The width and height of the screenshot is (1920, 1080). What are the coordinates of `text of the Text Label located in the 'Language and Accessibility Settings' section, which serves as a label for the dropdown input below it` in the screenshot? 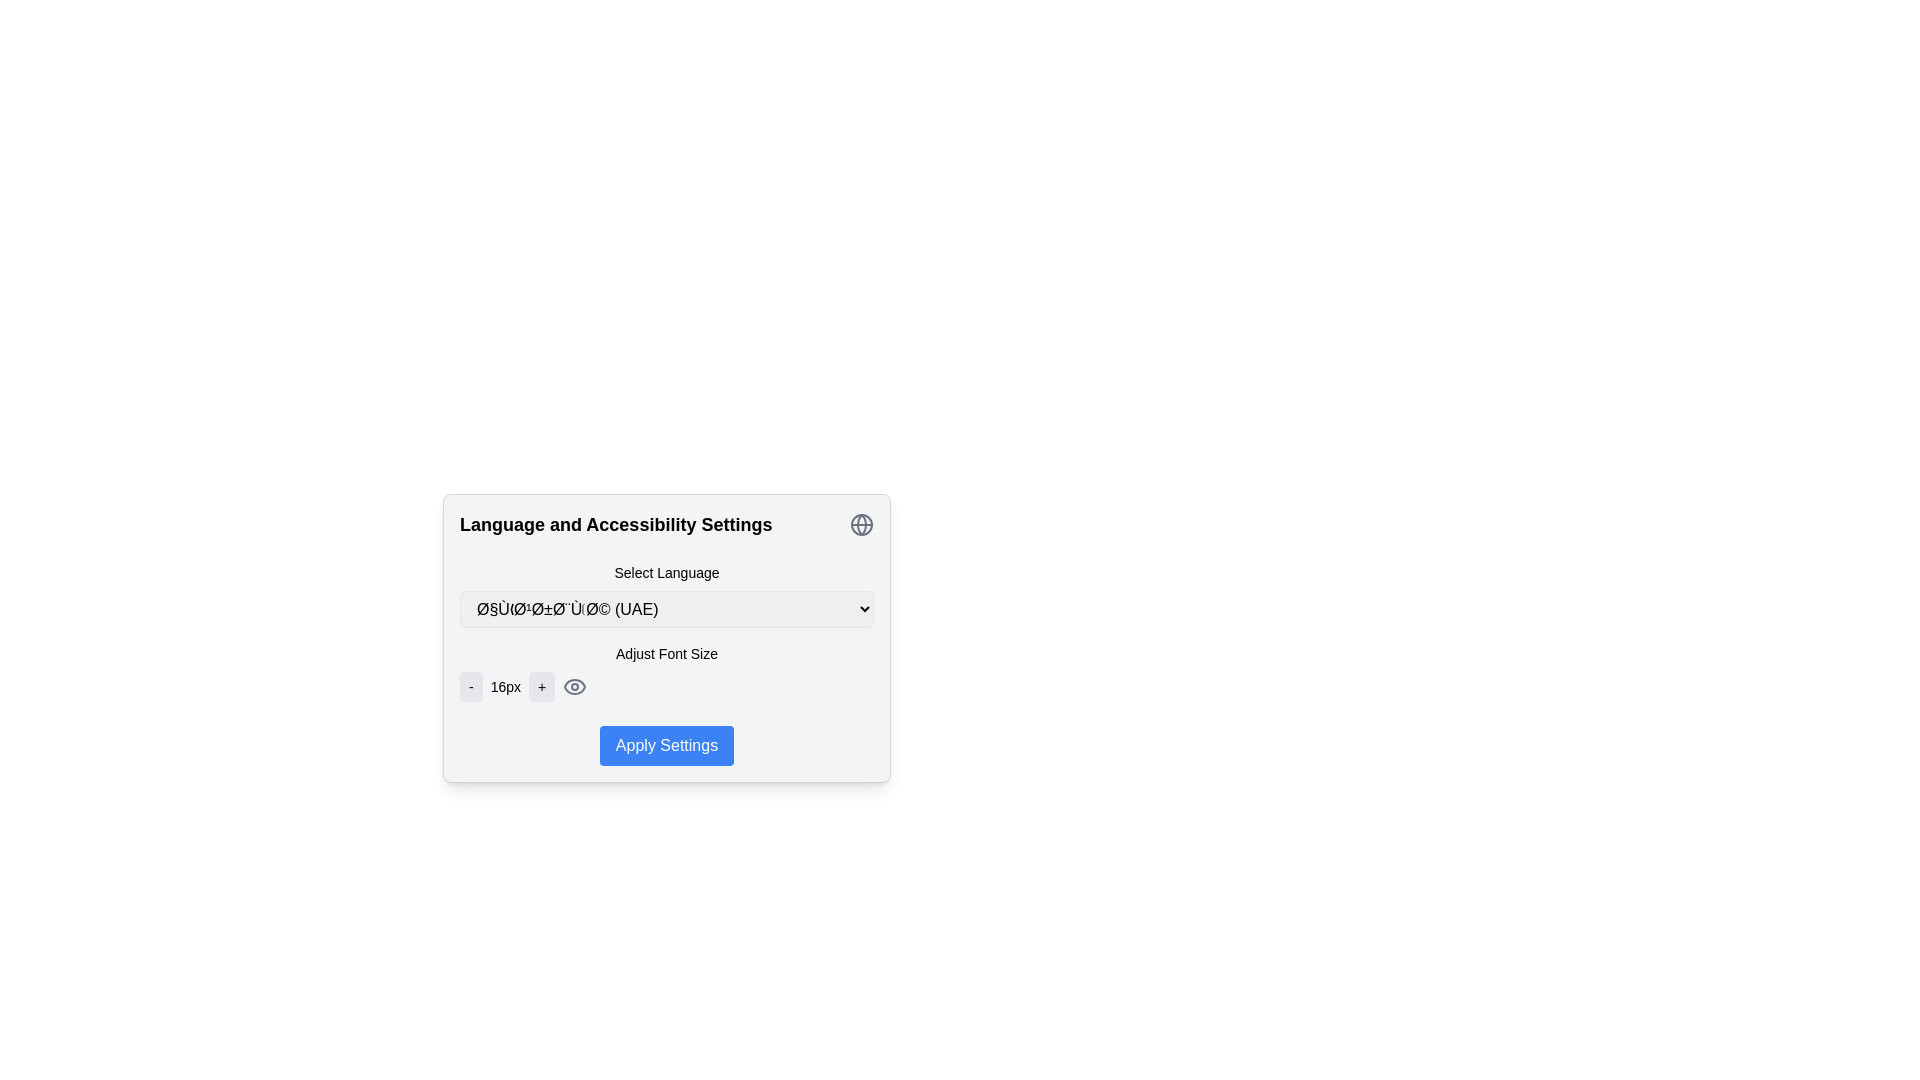 It's located at (667, 573).